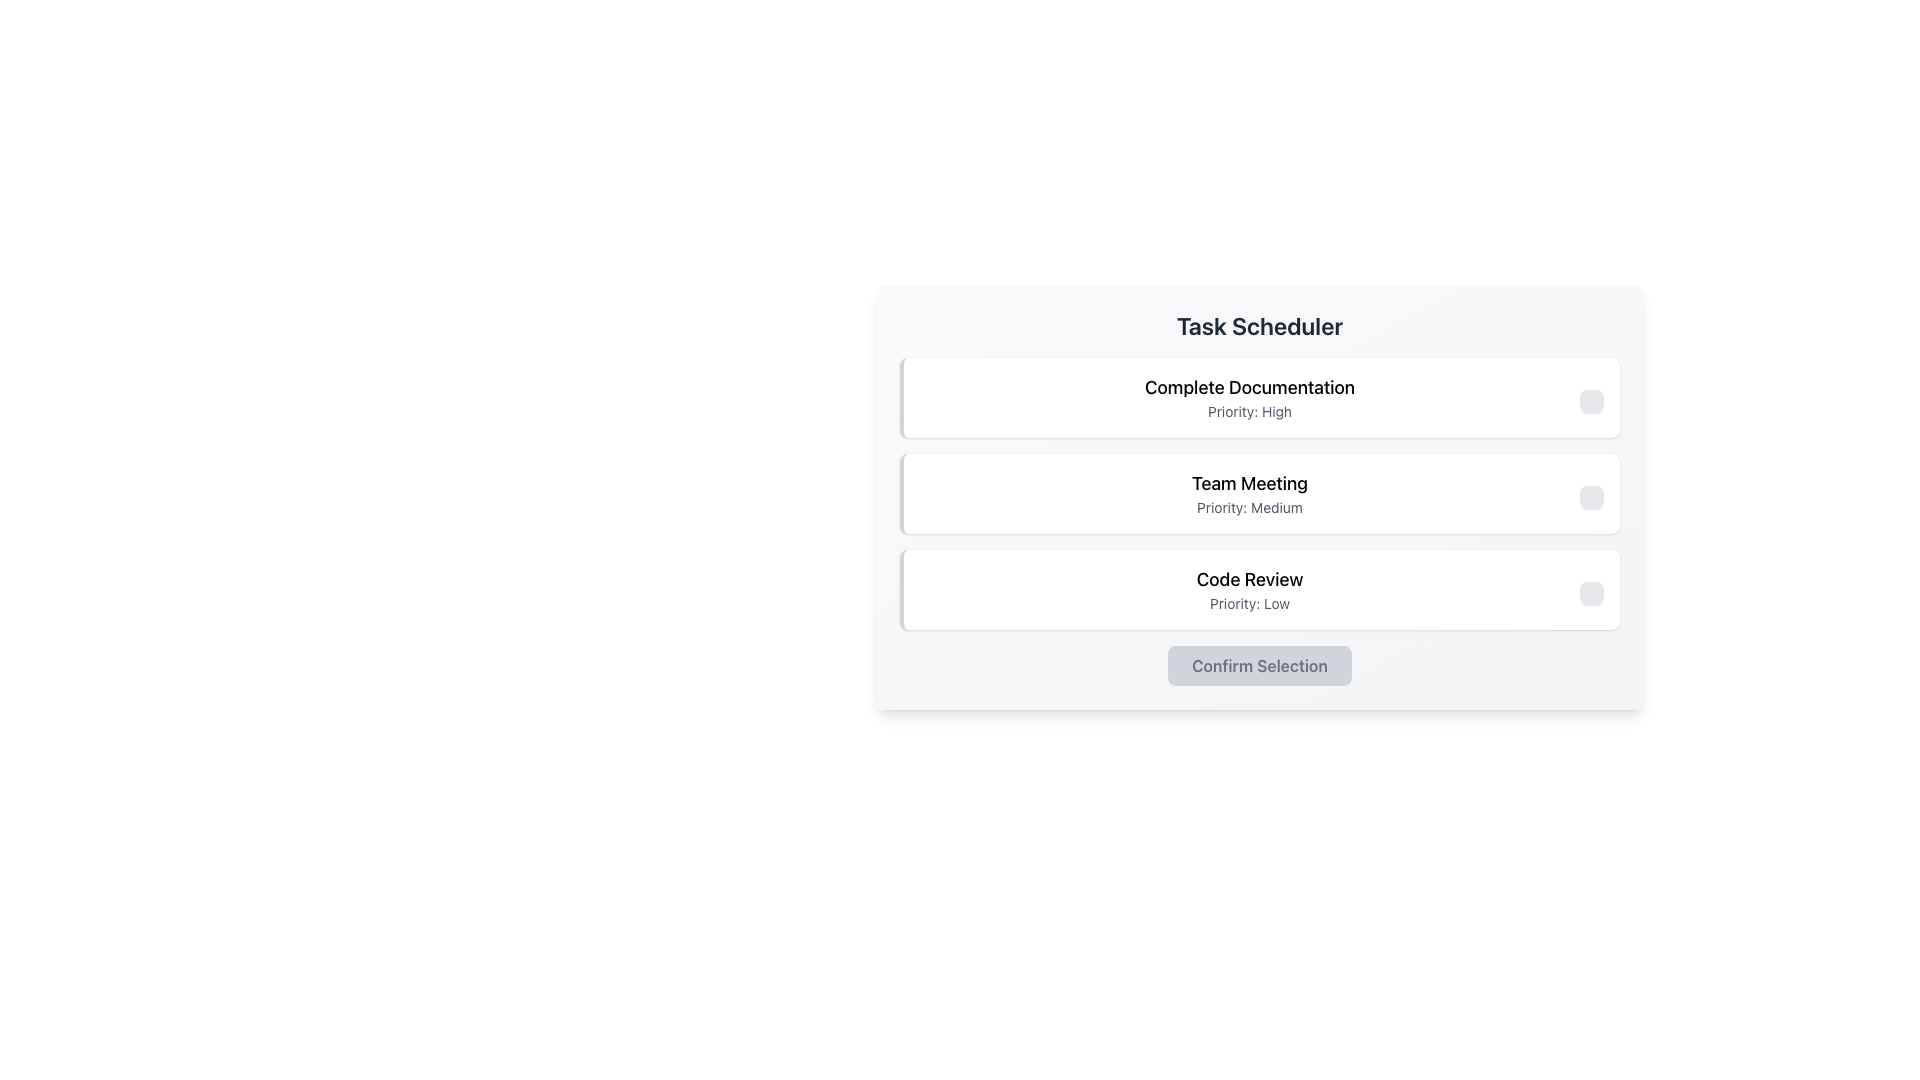  Describe the element at coordinates (1591, 593) in the screenshot. I see `the small, square shaped button with rounded corners, located at the far right of the row containing 'Code Review' and 'Priority: Low'` at that location.